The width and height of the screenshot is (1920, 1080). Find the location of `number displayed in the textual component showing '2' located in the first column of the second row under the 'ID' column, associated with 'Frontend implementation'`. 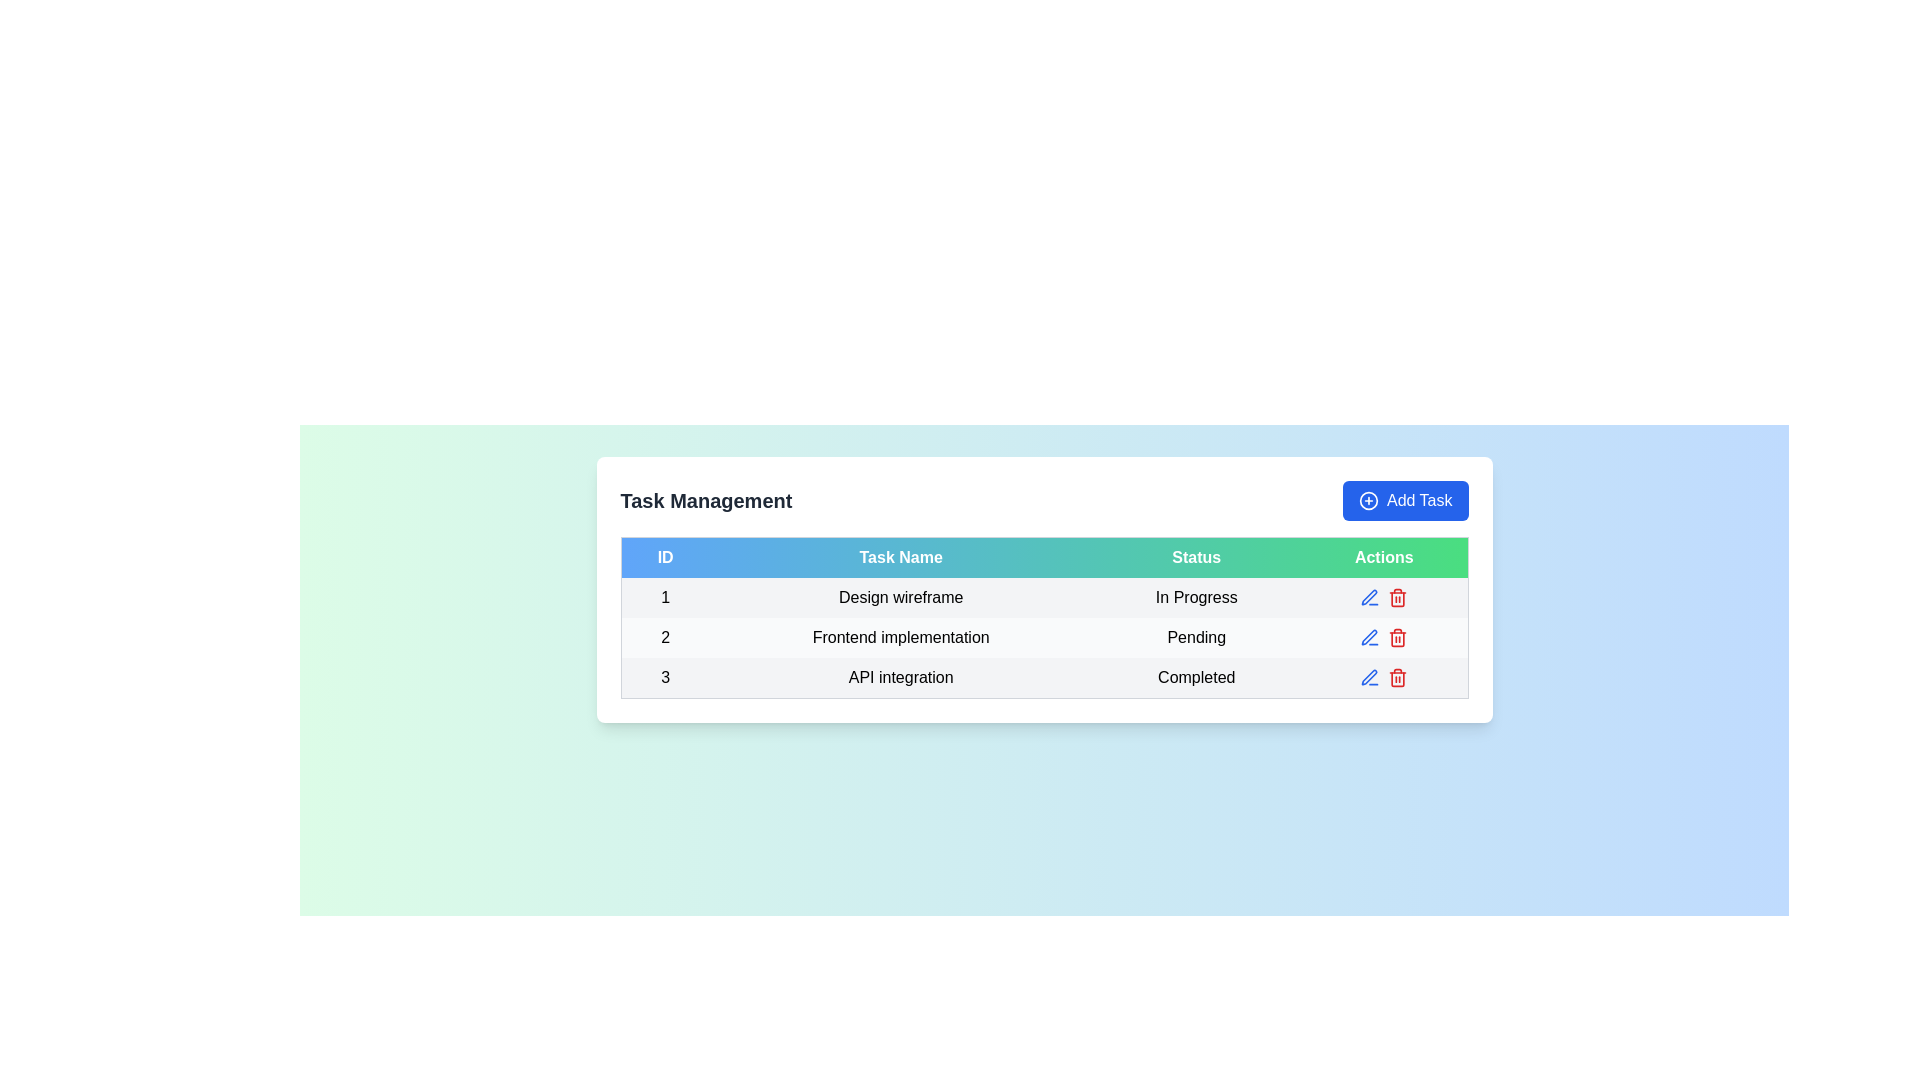

number displayed in the textual component showing '2' located in the first column of the second row under the 'ID' column, associated with 'Frontend implementation' is located at coordinates (665, 637).